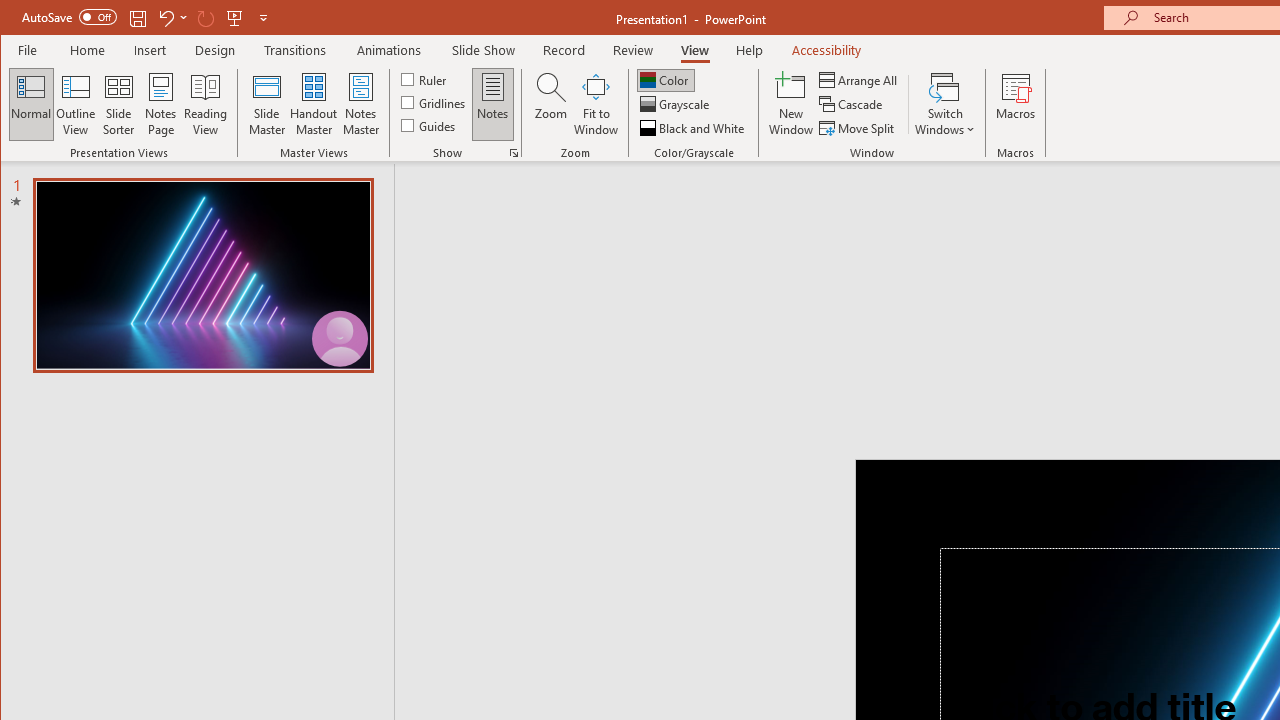  Describe the element at coordinates (434, 102) in the screenshot. I see `'Gridlines'` at that location.